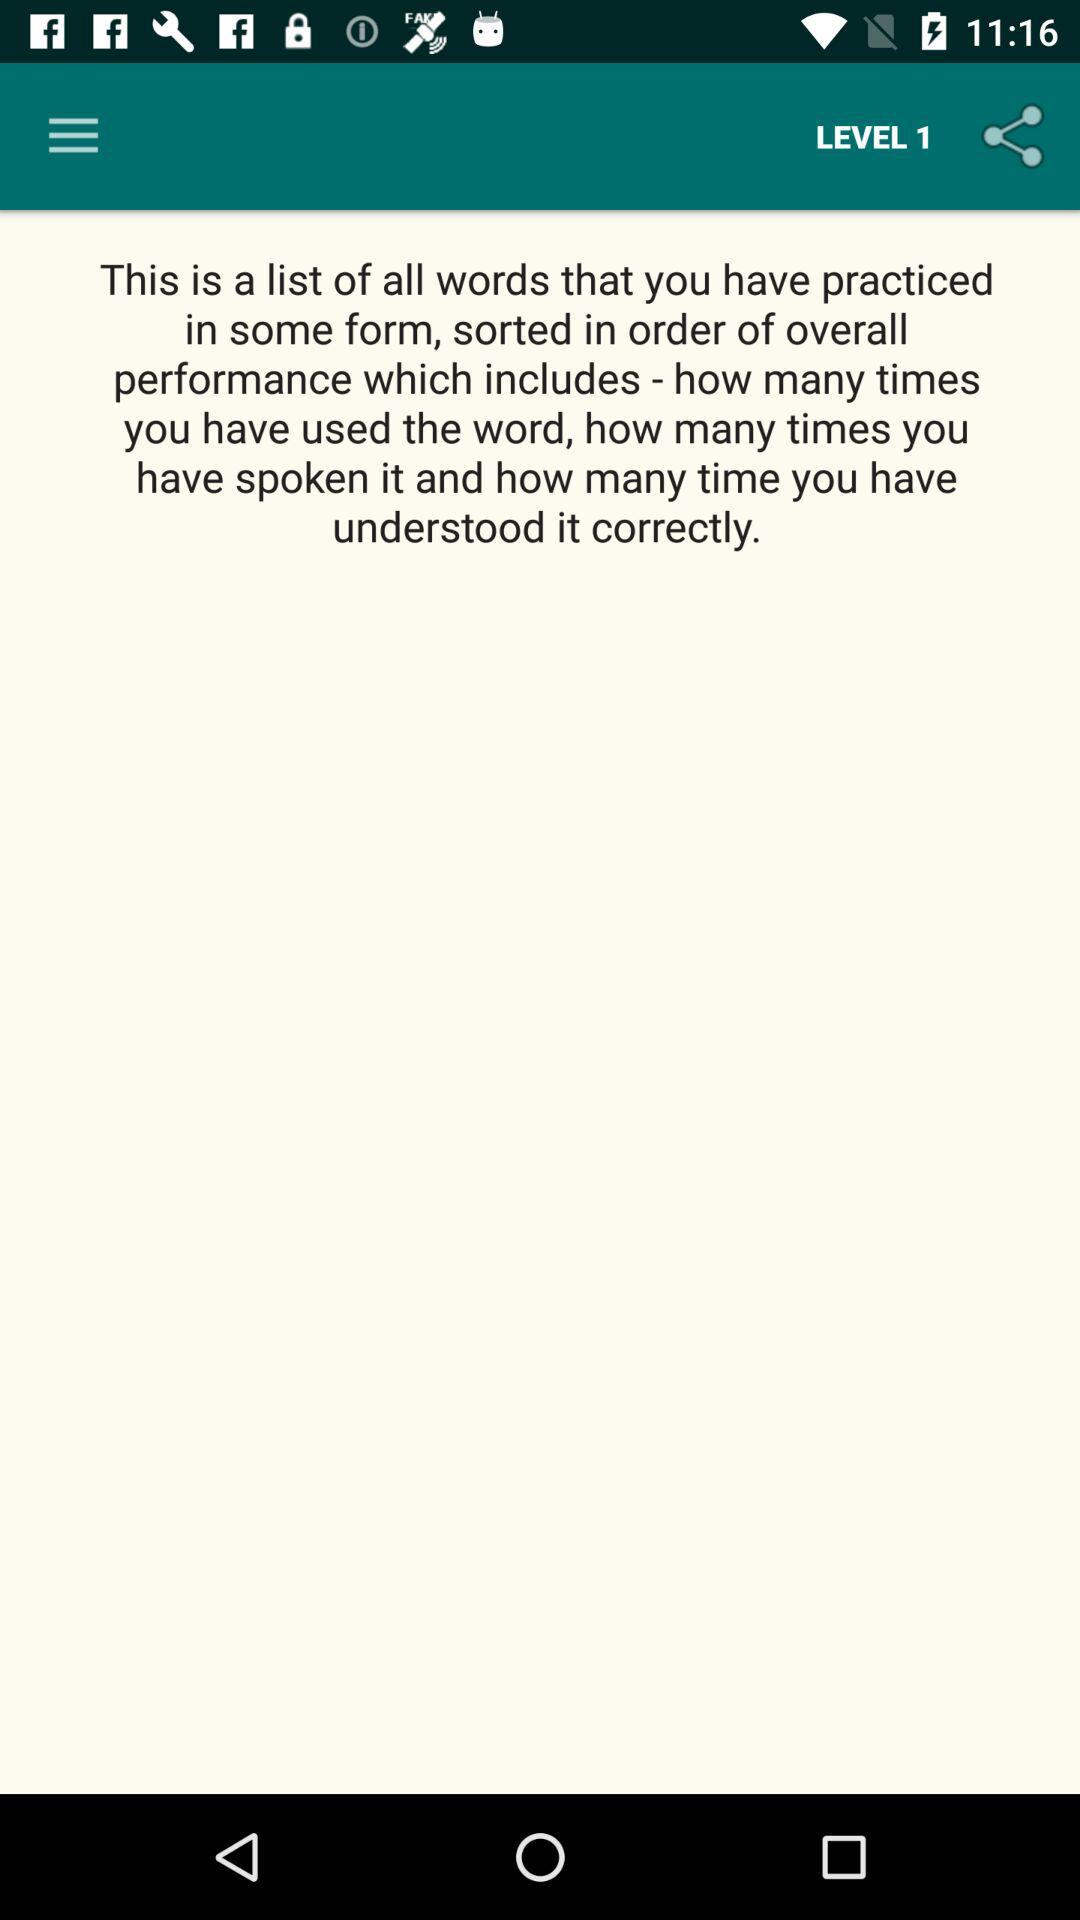  Describe the element at coordinates (72, 135) in the screenshot. I see `the item to the left of level 1` at that location.